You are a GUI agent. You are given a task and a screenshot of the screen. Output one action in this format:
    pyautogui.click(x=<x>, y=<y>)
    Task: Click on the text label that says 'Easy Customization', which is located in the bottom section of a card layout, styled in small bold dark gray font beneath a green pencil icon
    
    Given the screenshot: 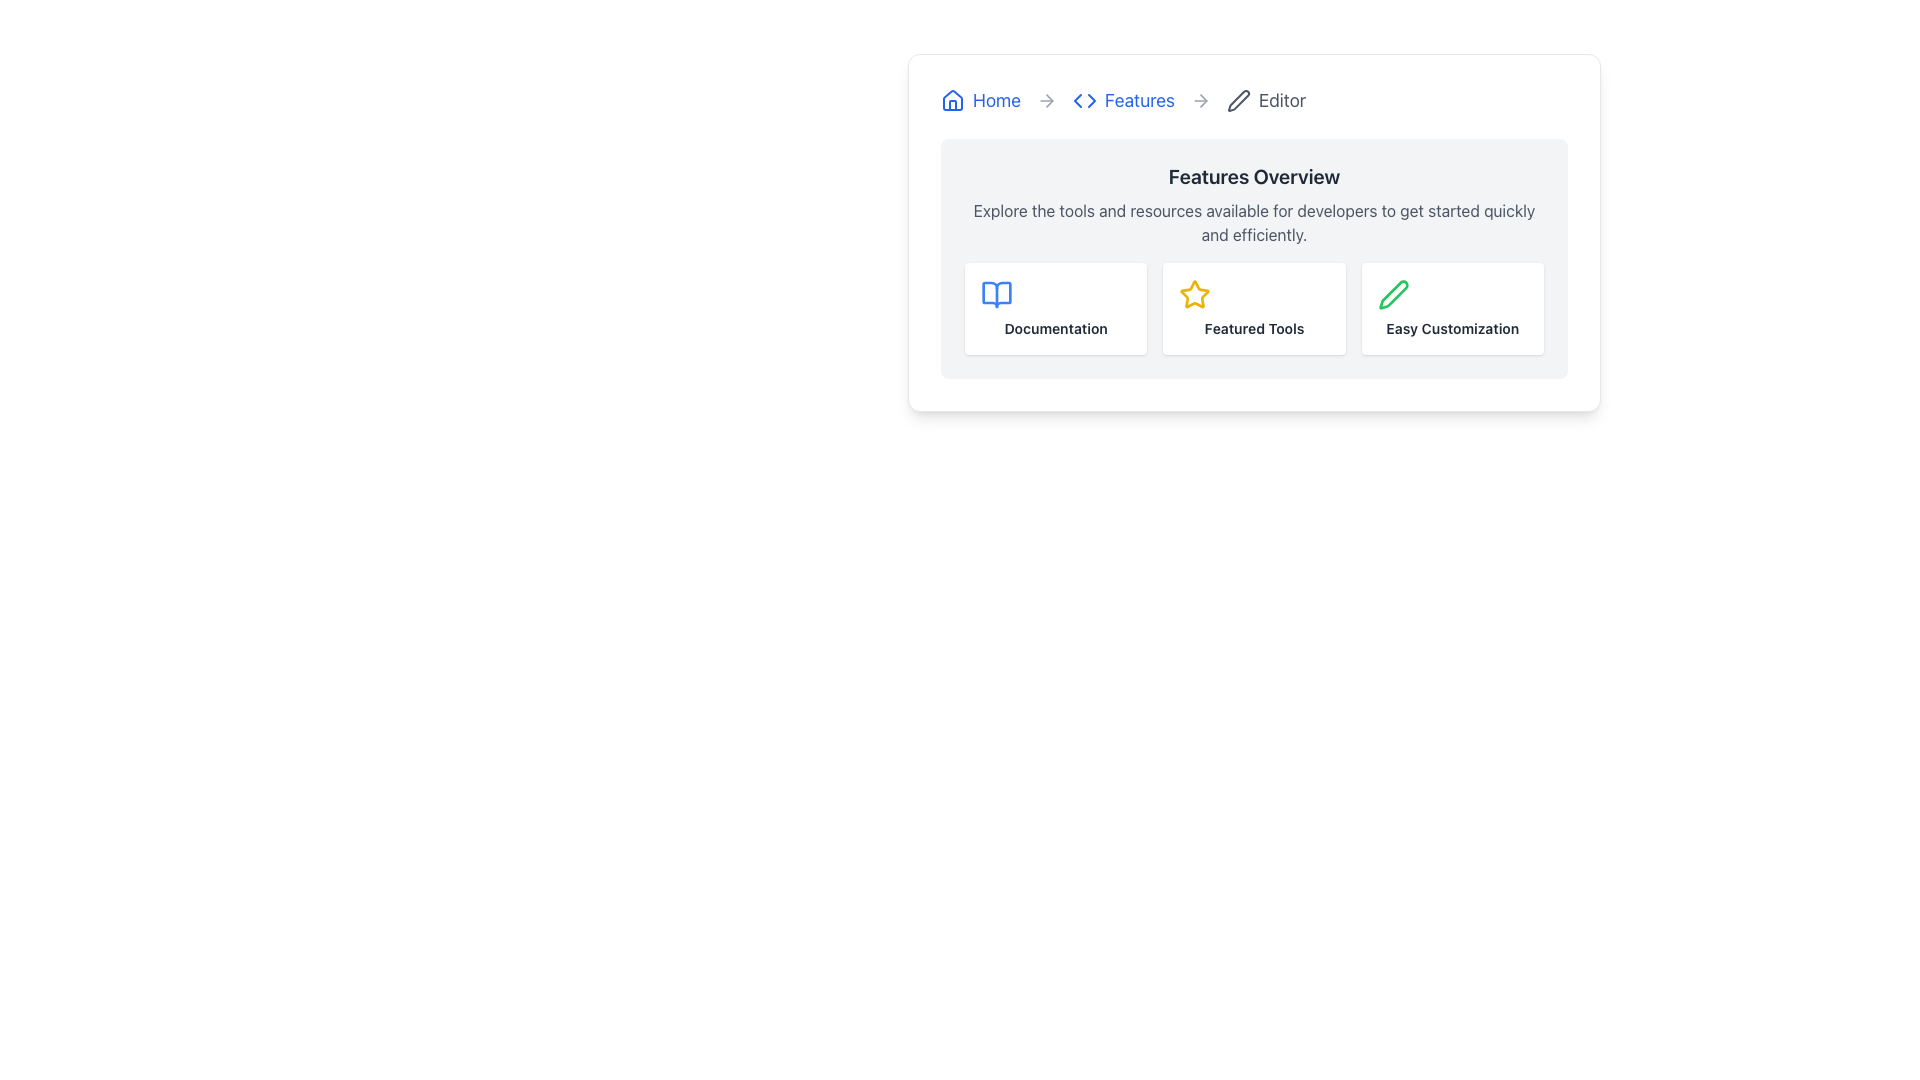 What is the action you would take?
    pyautogui.click(x=1452, y=327)
    